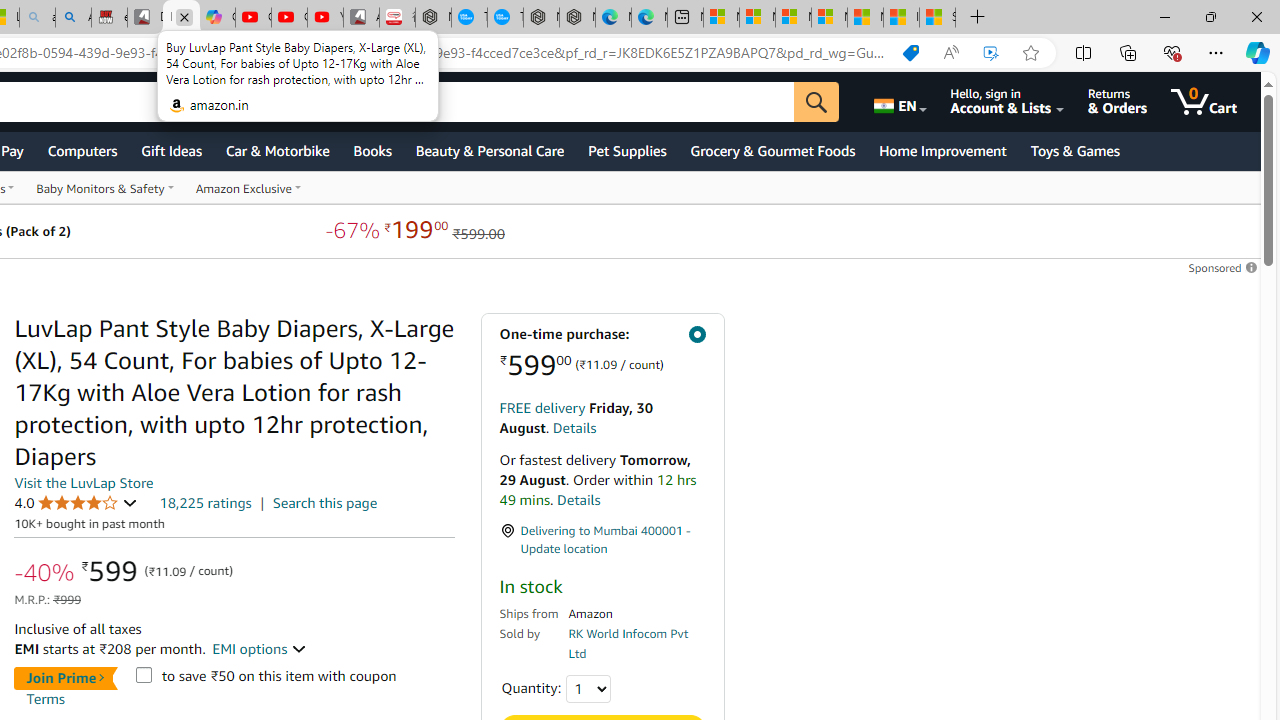 The height and width of the screenshot is (720, 1280). I want to click on 'This site has coupons! Shopping in Microsoft Edge', so click(909, 52).